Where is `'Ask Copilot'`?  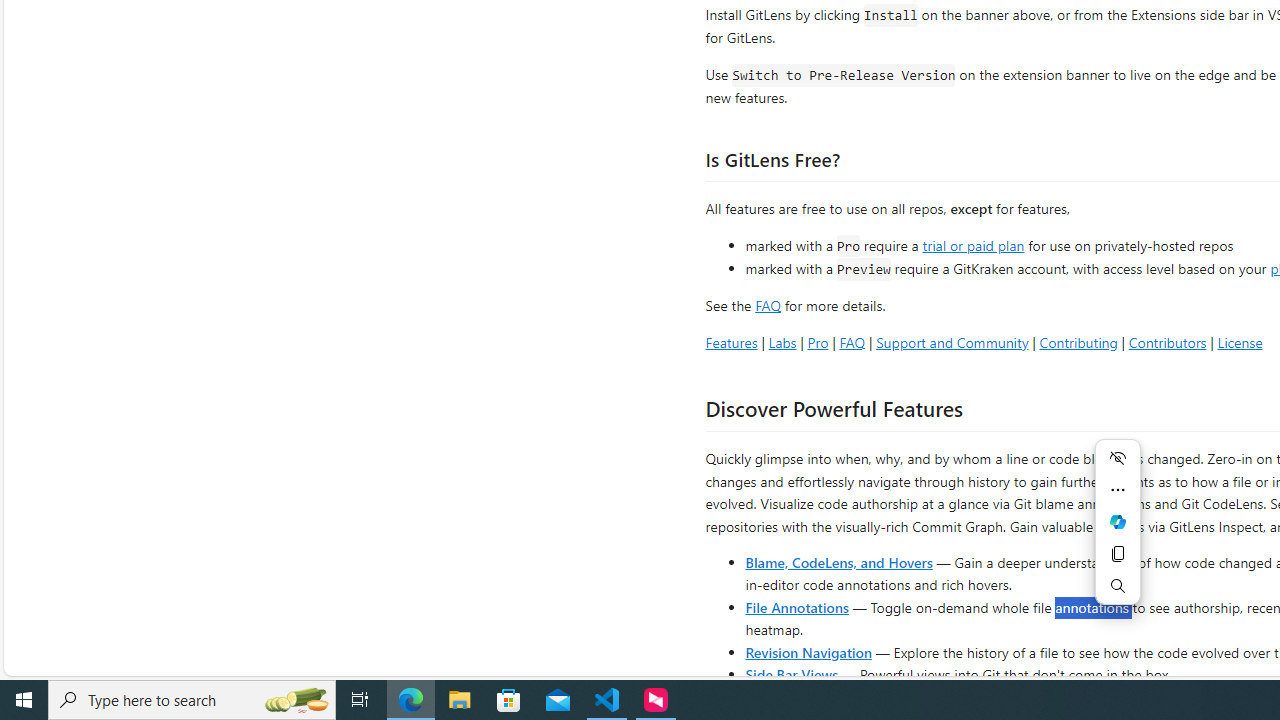 'Ask Copilot' is located at coordinates (1117, 521).